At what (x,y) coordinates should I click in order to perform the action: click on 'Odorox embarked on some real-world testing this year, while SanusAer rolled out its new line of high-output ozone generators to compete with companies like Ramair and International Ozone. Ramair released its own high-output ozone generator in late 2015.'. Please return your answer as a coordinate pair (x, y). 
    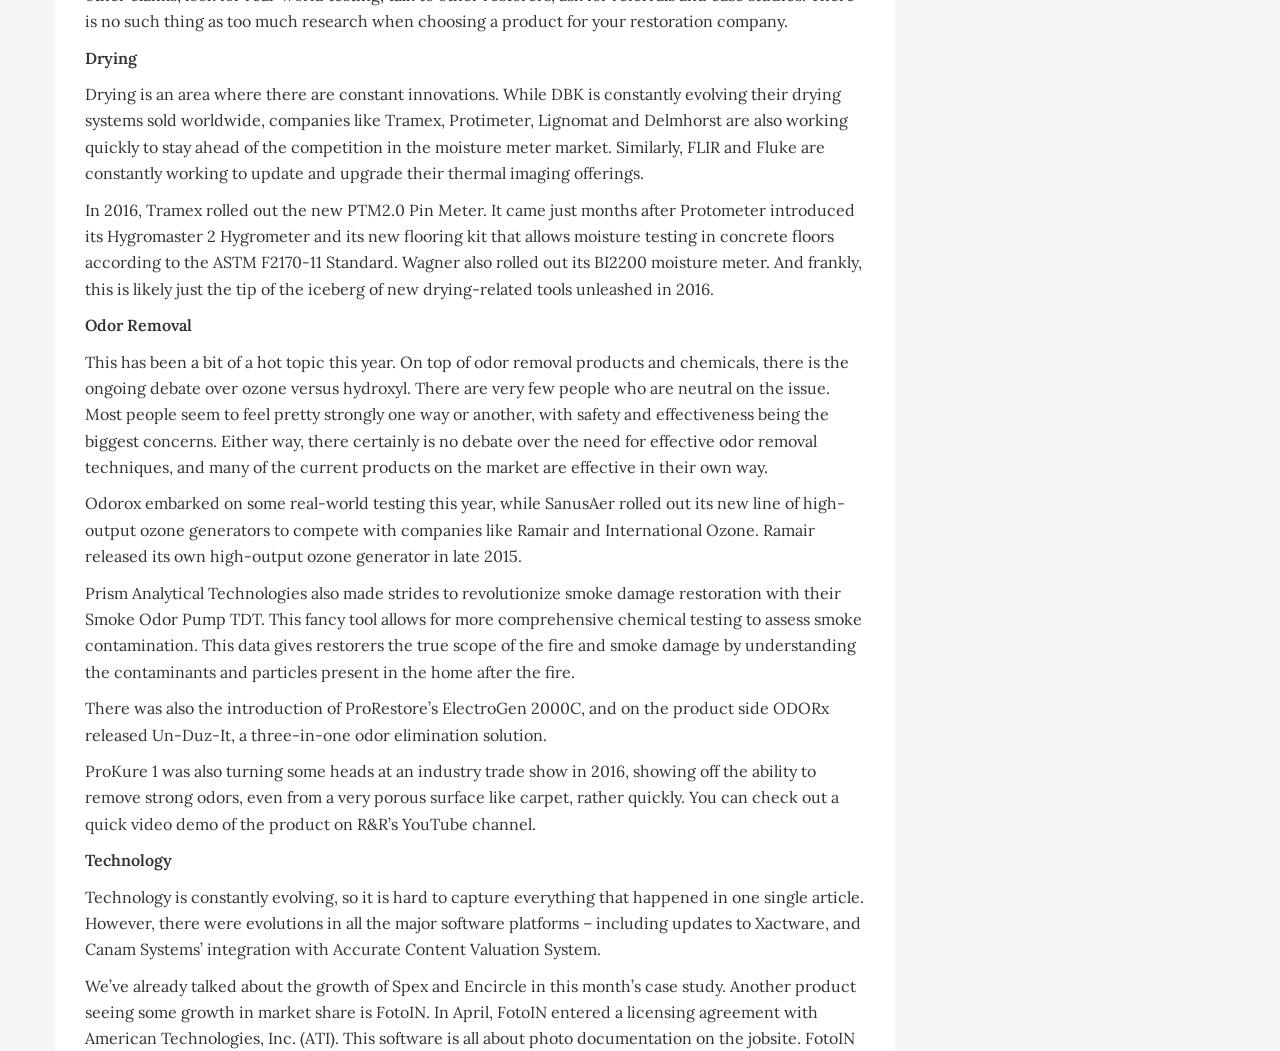
    Looking at the image, I should click on (464, 528).